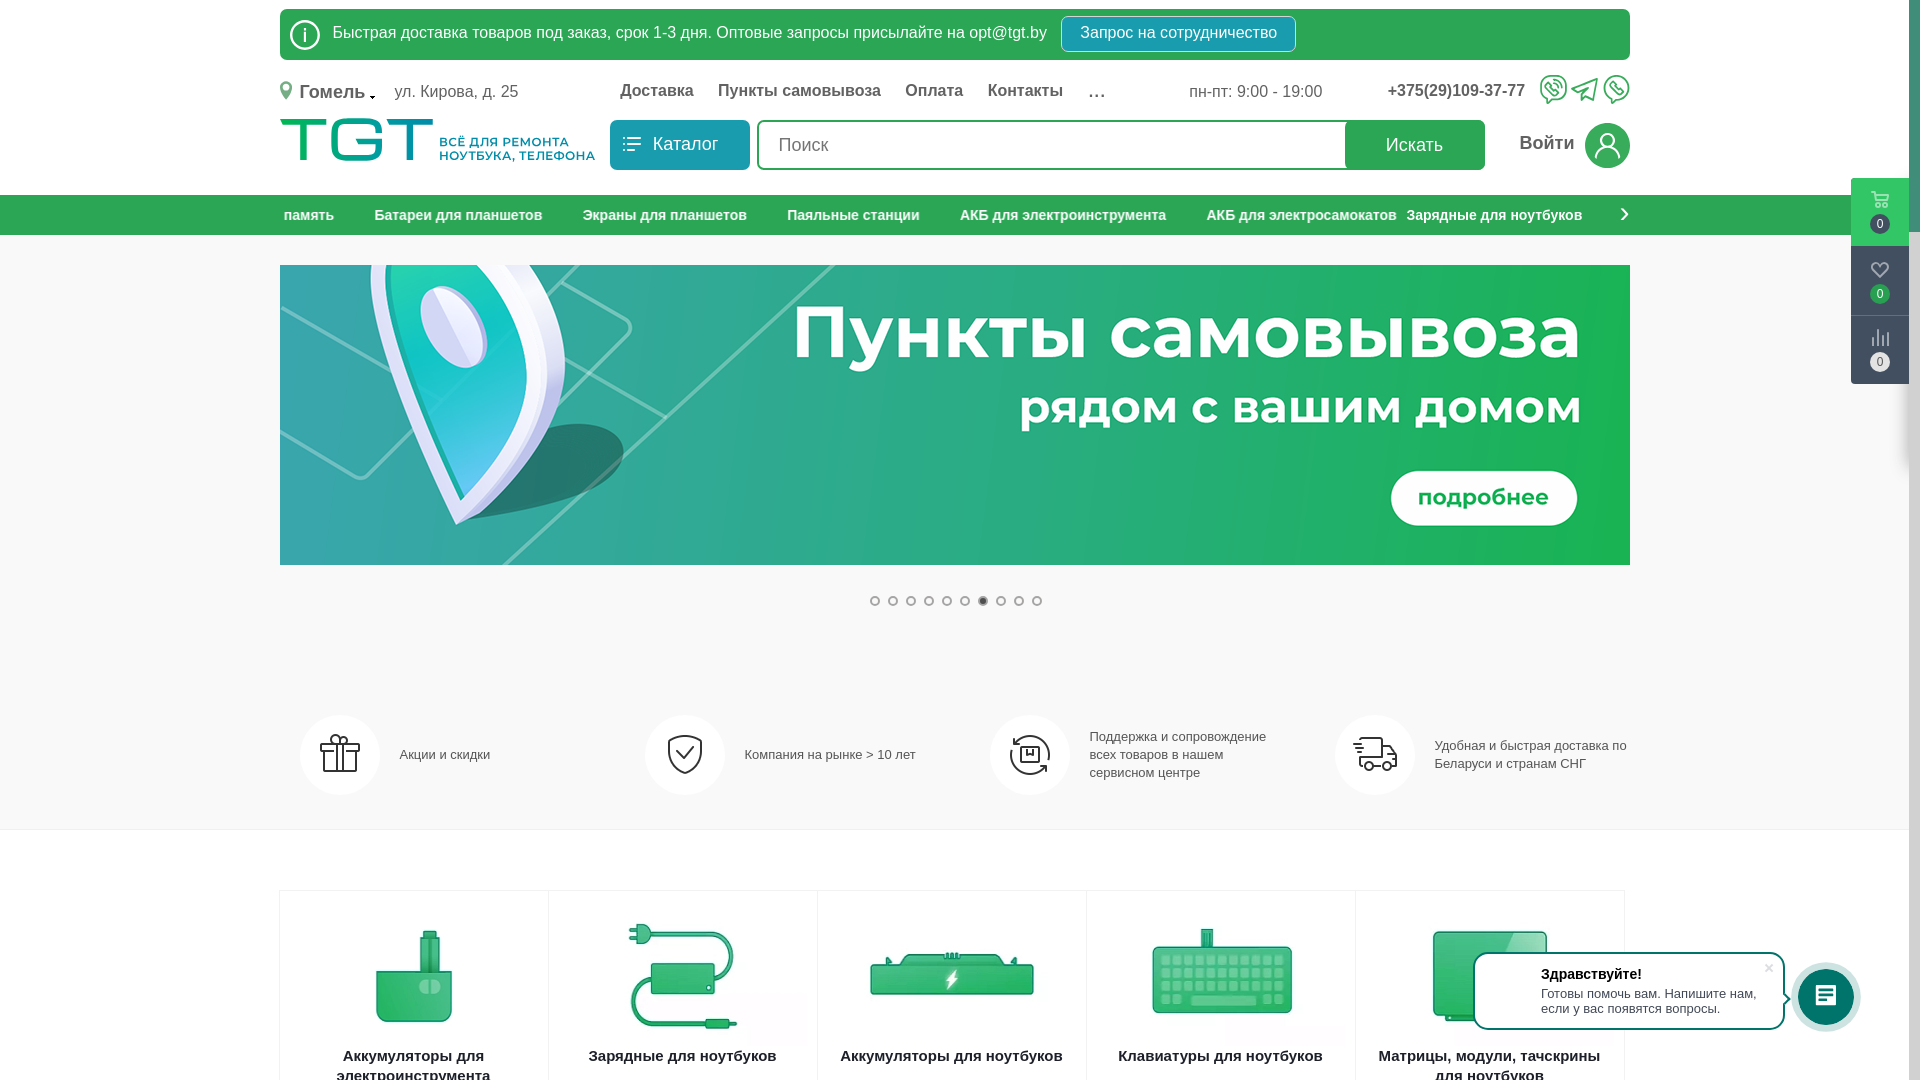  Describe the element at coordinates (1008, 32) in the screenshot. I see `'opt@tgt.by'` at that location.